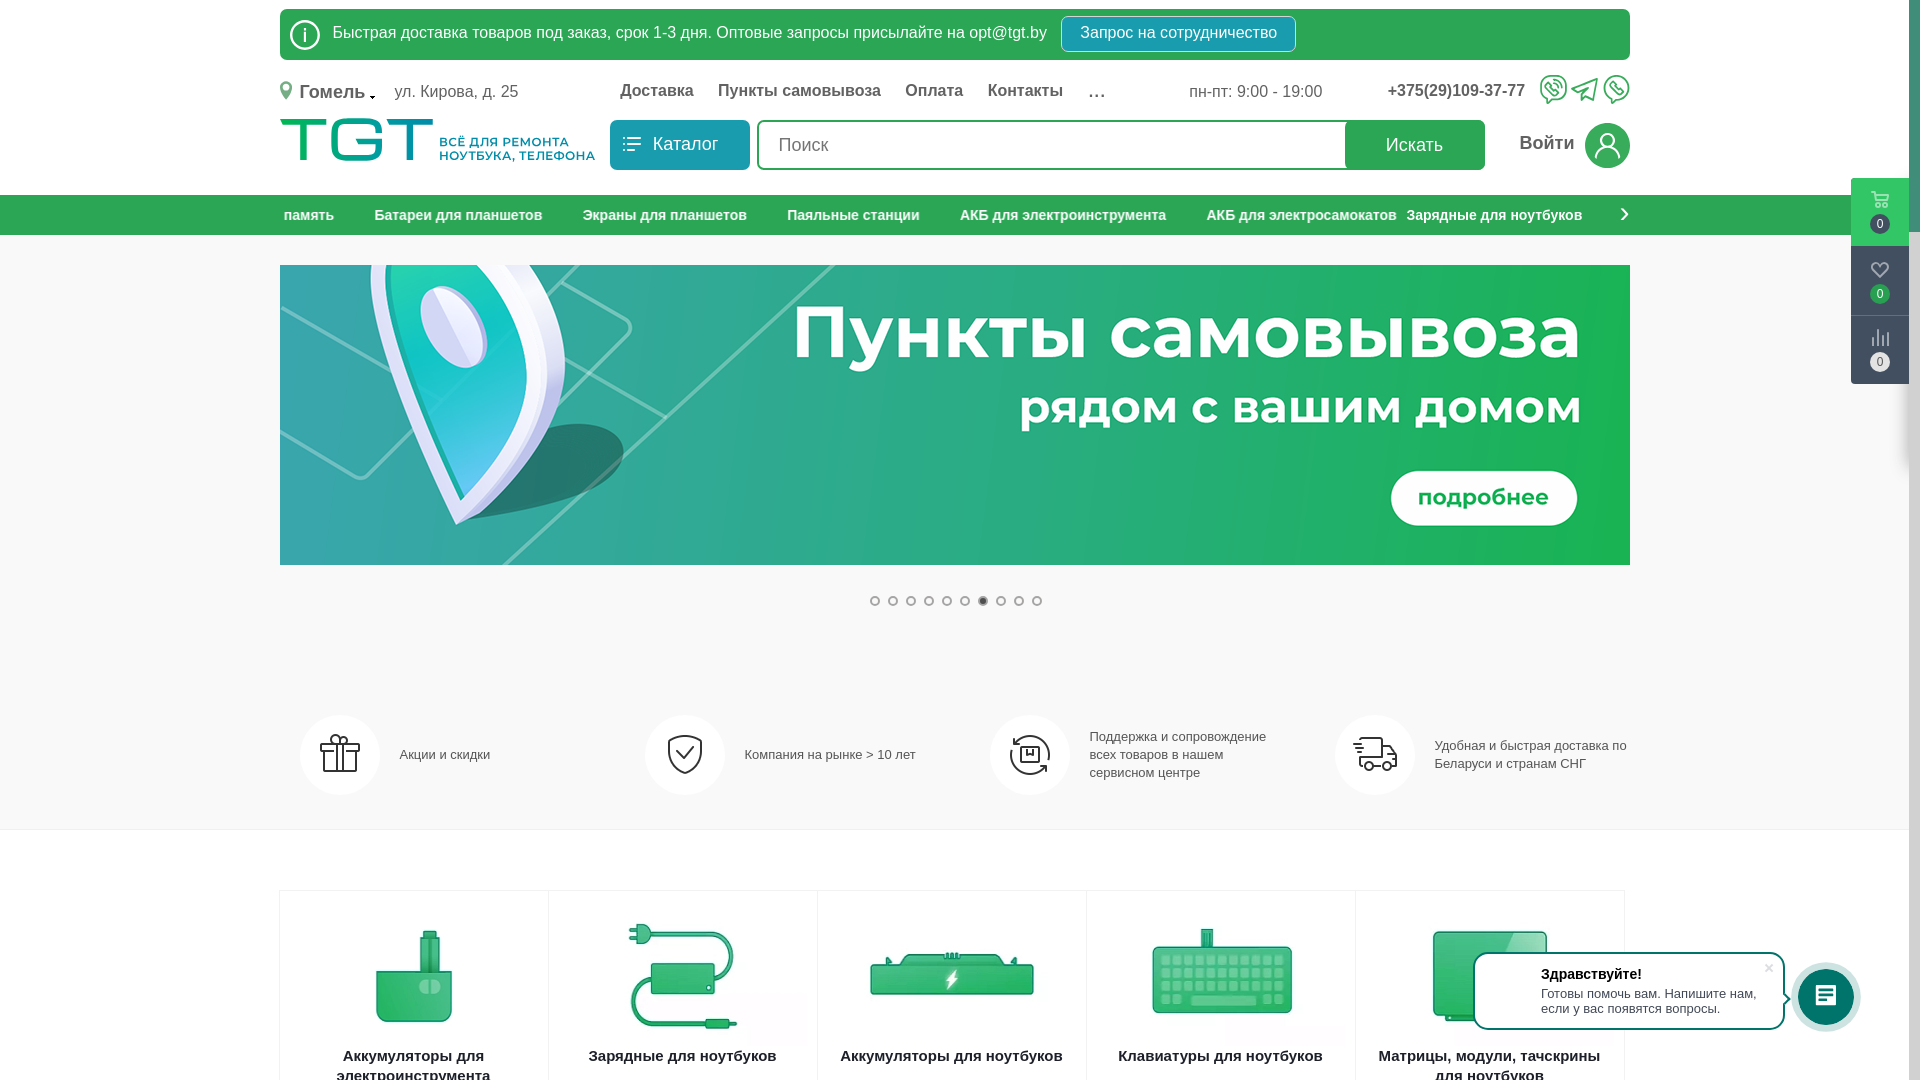  Describe the element at coordinates (1008, 32) in the screenshot. I see `'opt@tgt.by'` at that location.